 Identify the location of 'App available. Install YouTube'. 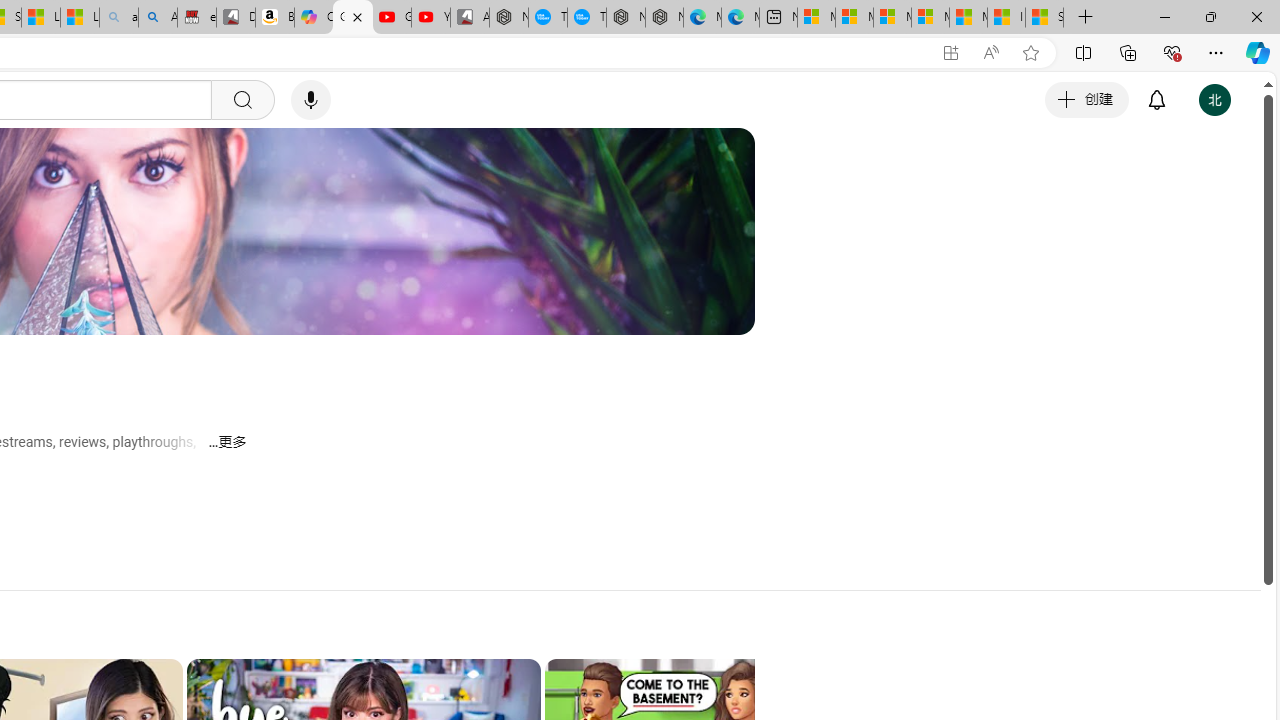
(950, 52).